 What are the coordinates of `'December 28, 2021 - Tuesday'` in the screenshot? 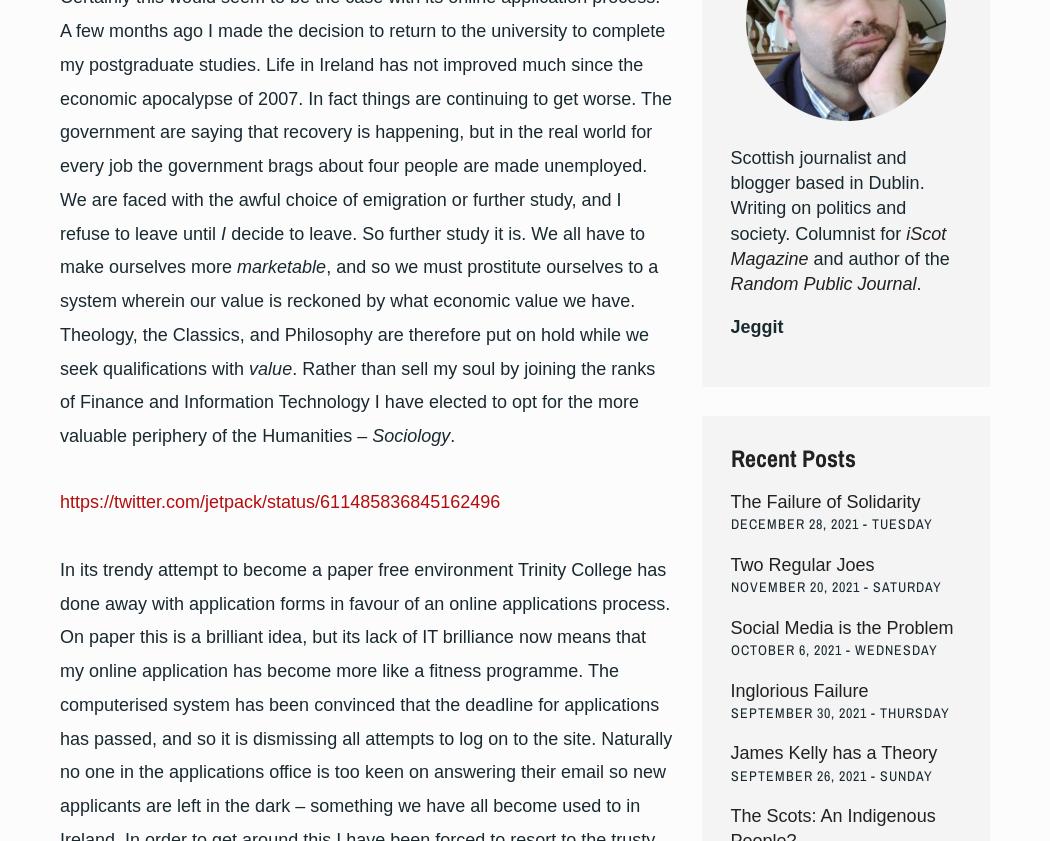 It's located at (830, 524).